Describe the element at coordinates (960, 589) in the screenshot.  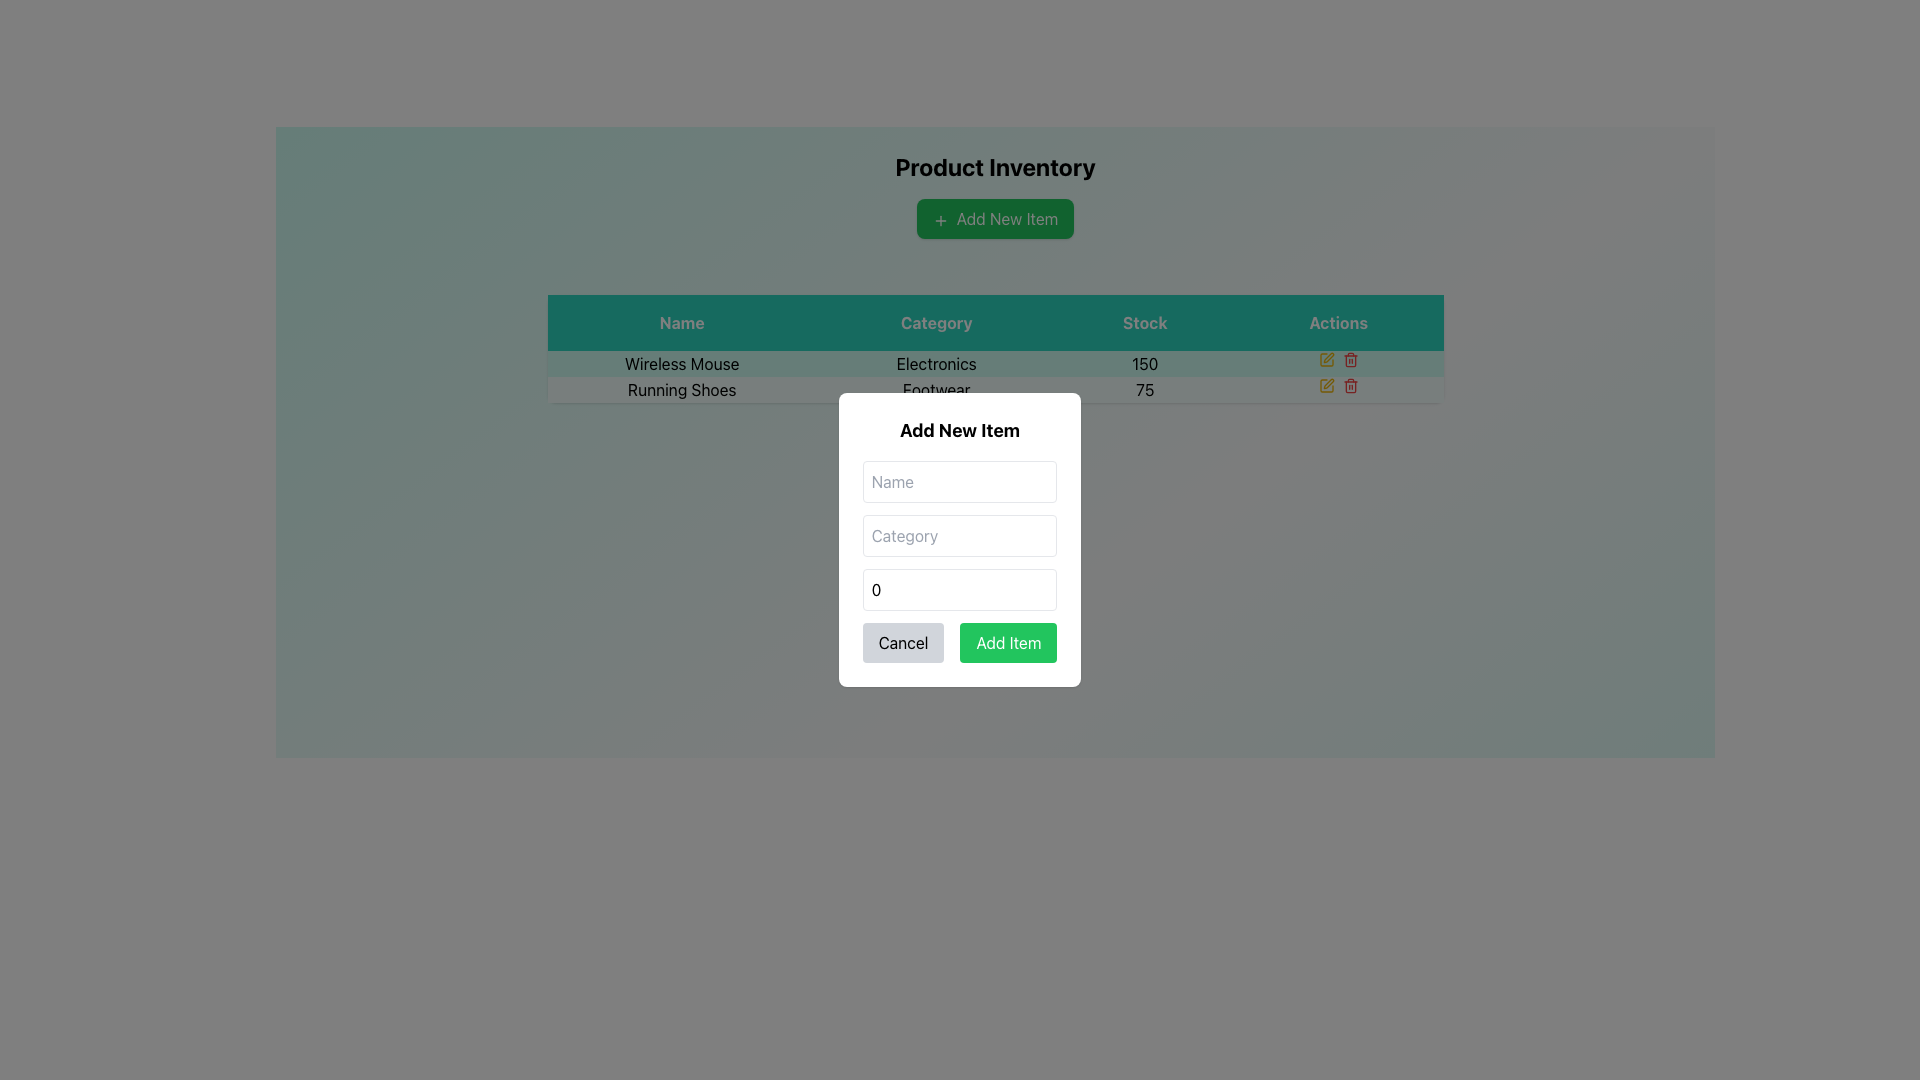
I see `the numeric input field labeled 'Stock' within the 'Add New Item' modal to focus on it` at that location.